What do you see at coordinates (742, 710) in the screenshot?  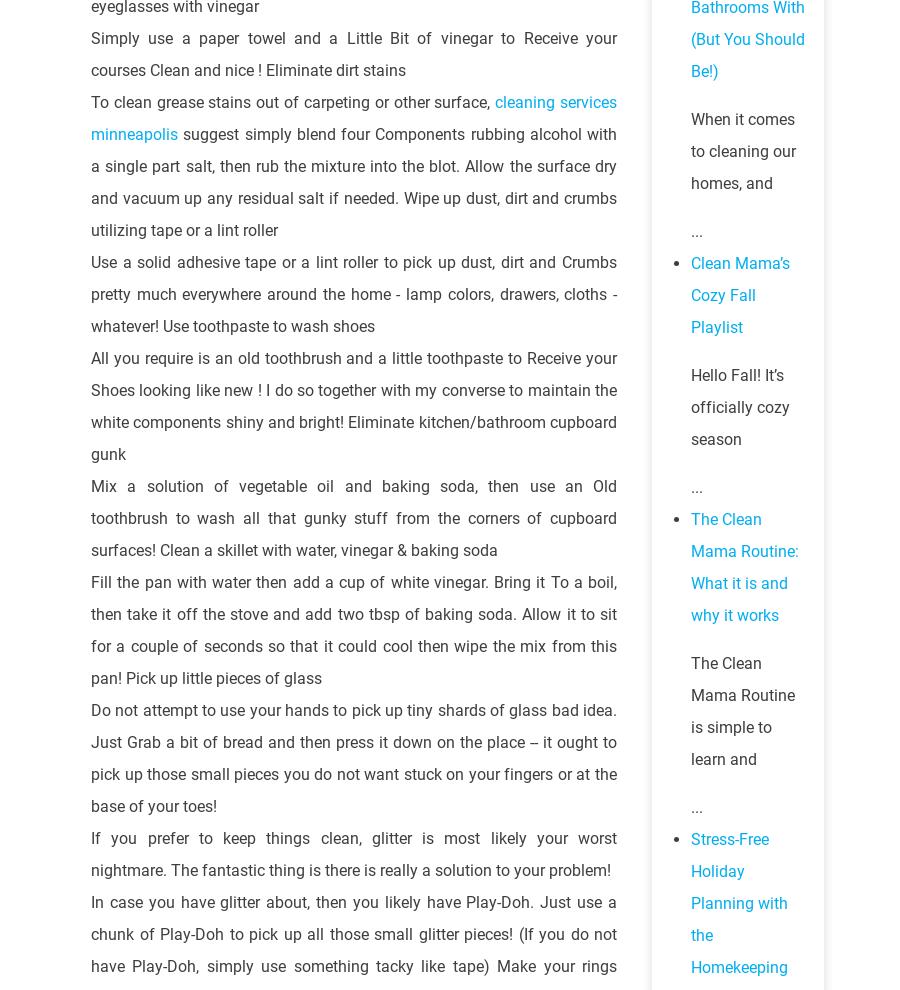 I see `'The Clean Mama Routine is simple to learn and'` at bounding box center [742, 710].